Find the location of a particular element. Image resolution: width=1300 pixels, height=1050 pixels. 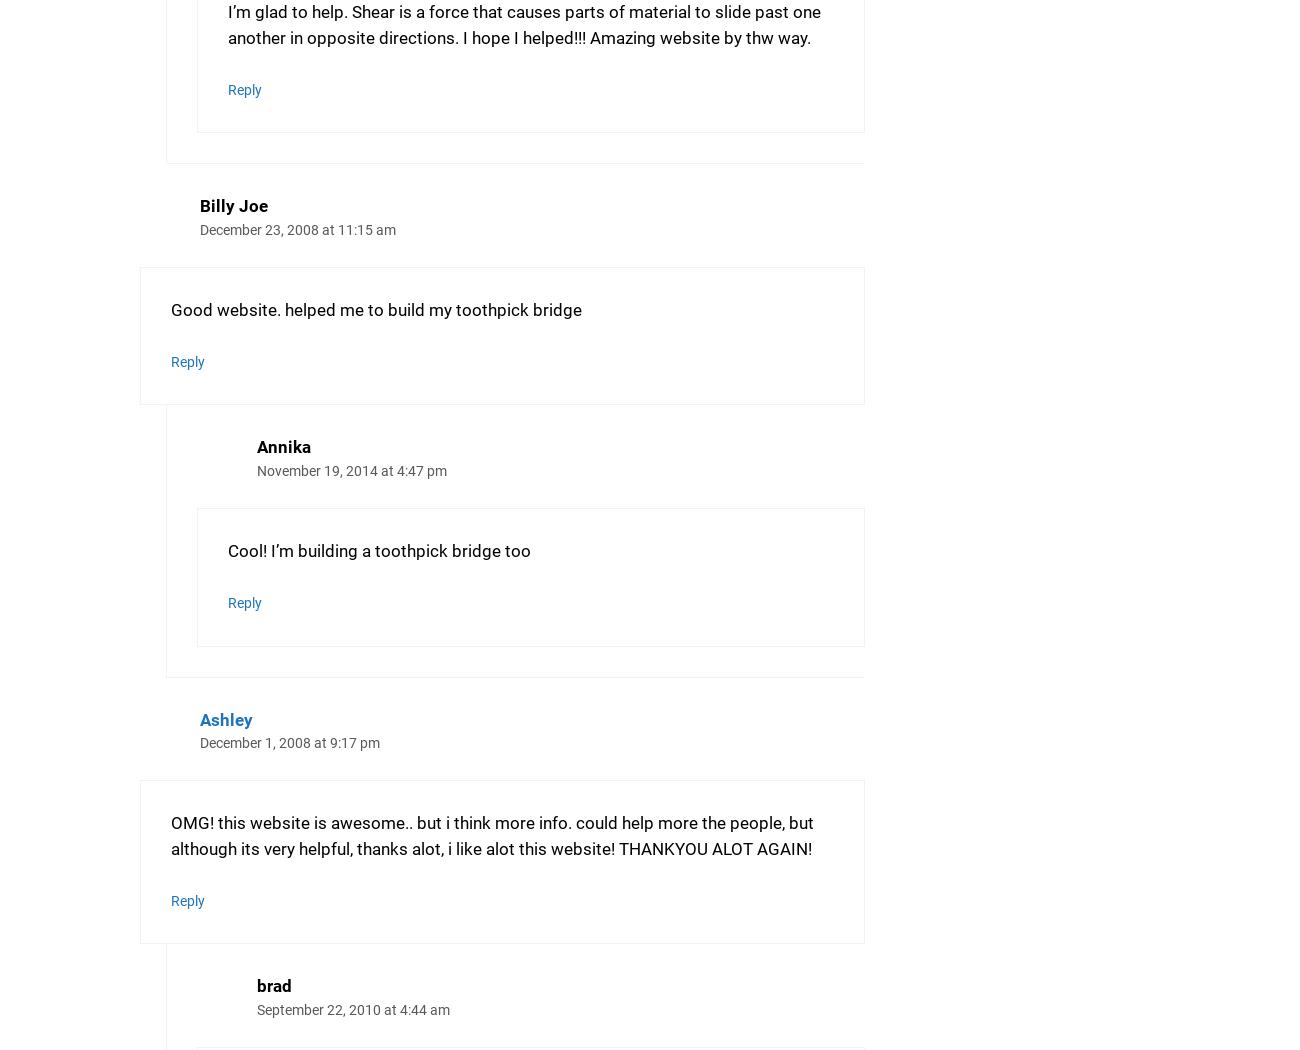

'December 1, 2008 at 9:17 pm' is located at coordinates (290, 742).